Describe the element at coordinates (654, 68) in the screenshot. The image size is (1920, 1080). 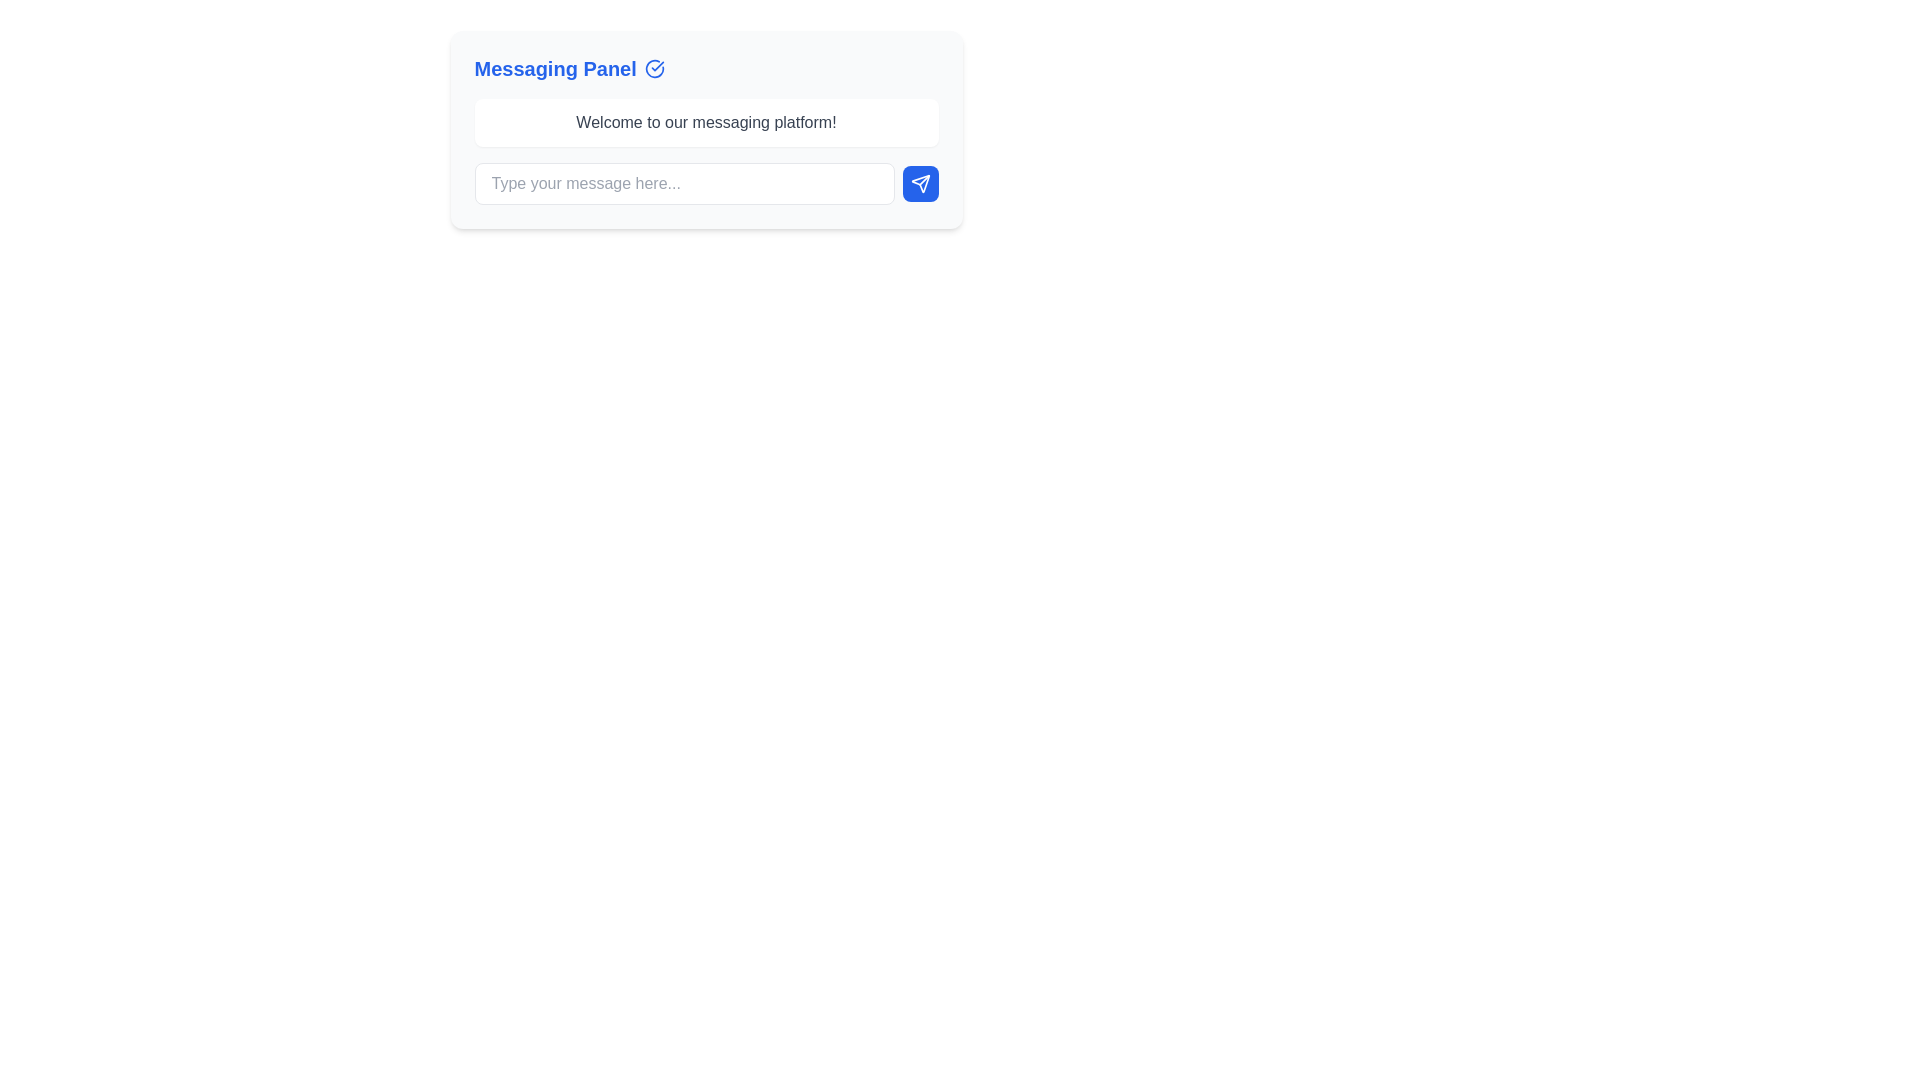
I see `the circular icon styled as a checkmark within a blue-bordered circle, located to the right of the 'Messaging Panel' text in the header of the interface` at that location.